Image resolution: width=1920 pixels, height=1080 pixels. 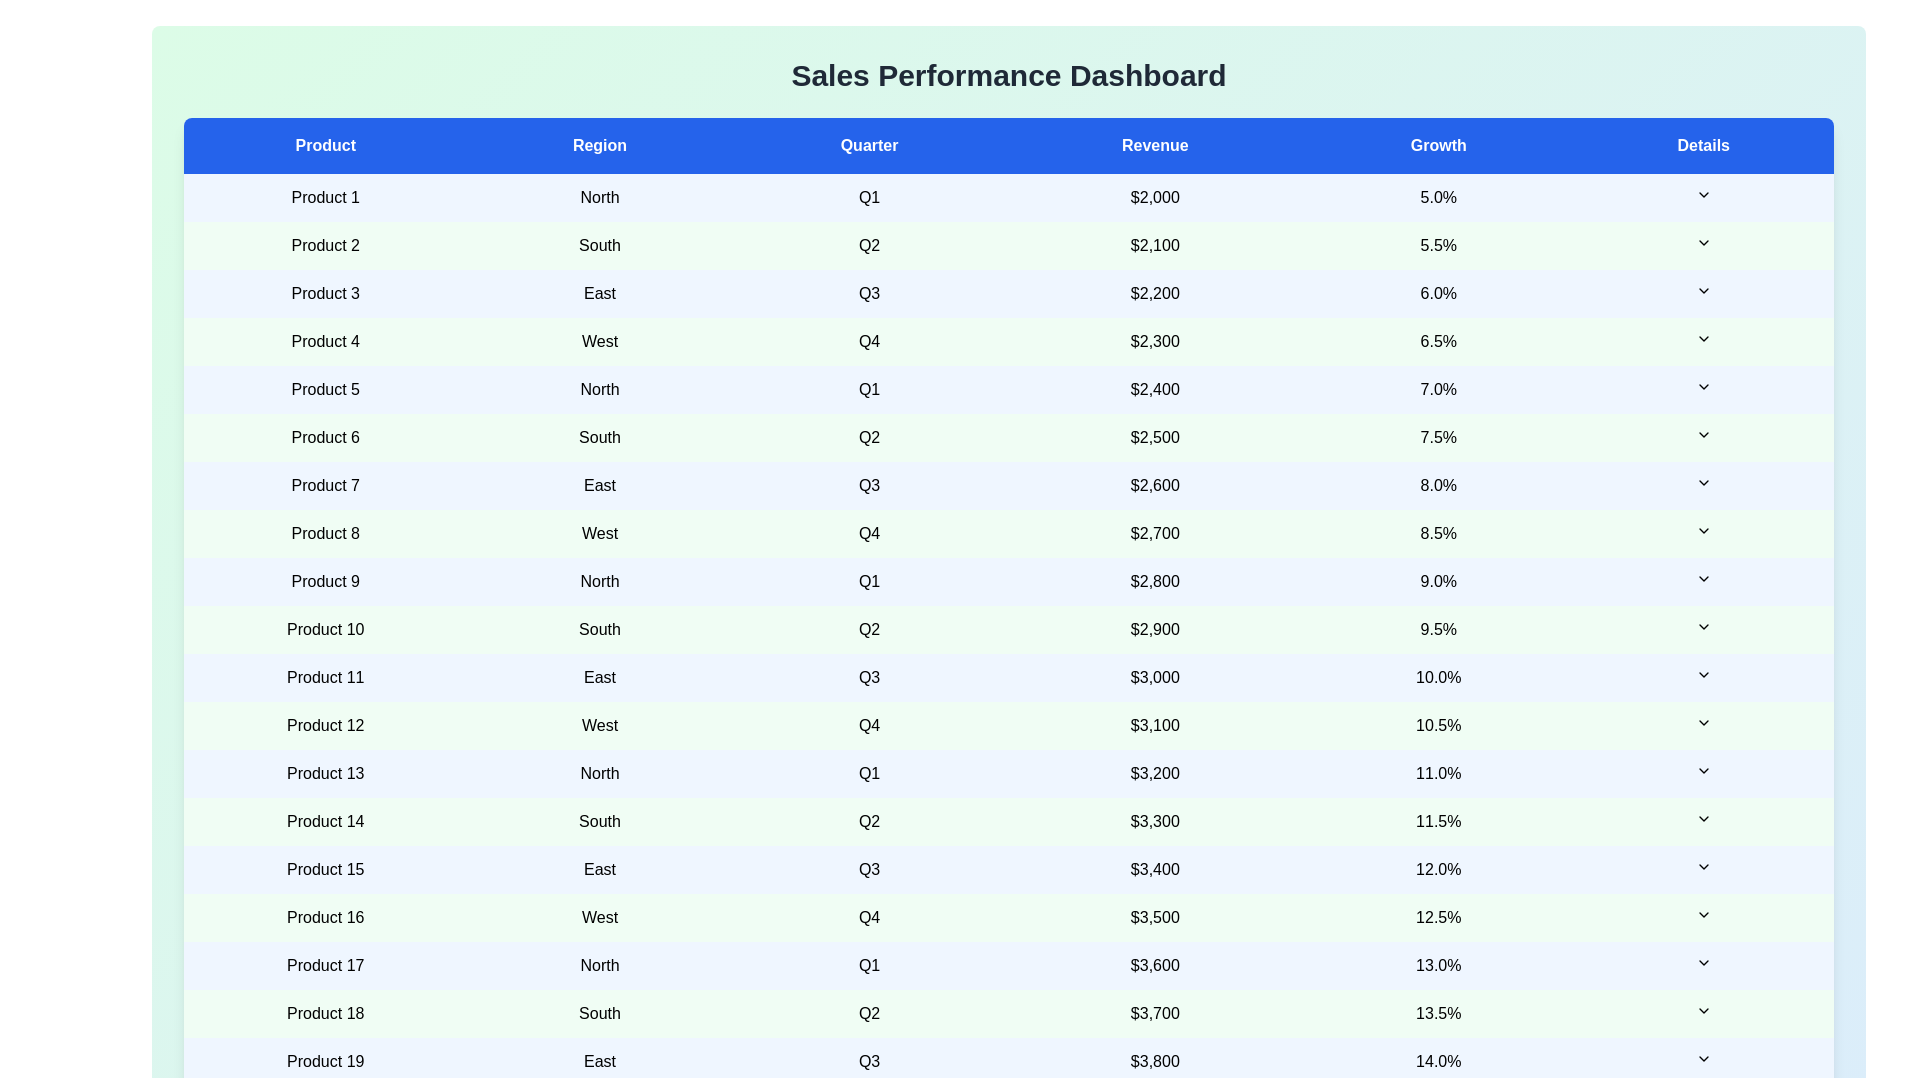 What do you see at coordinates (869, 145) in the screenshot?
I see `the column header Quarter to sort the table by that column` at bounding box center [869, 145].